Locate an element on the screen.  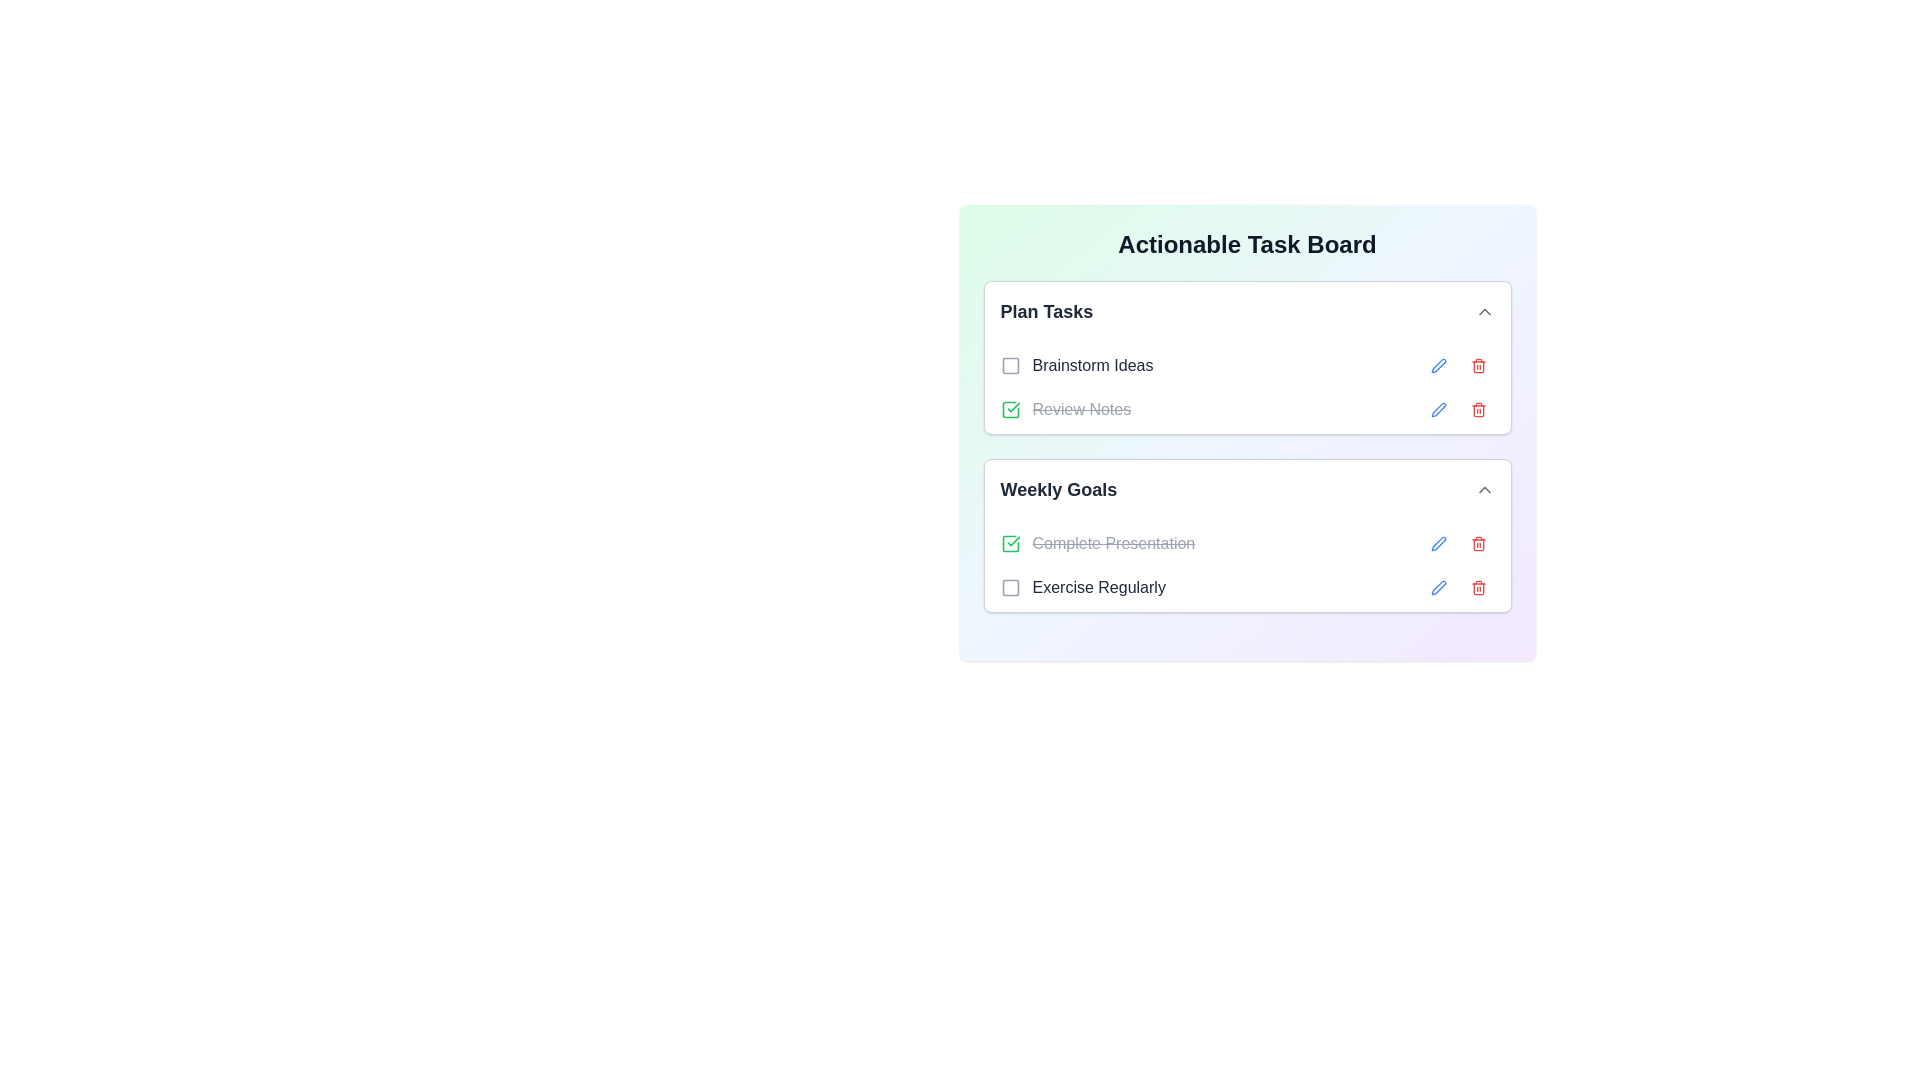
text from the title label located in the header of the second task group, which provides context for the associated list items below it is located at coordinates (1057, 489).